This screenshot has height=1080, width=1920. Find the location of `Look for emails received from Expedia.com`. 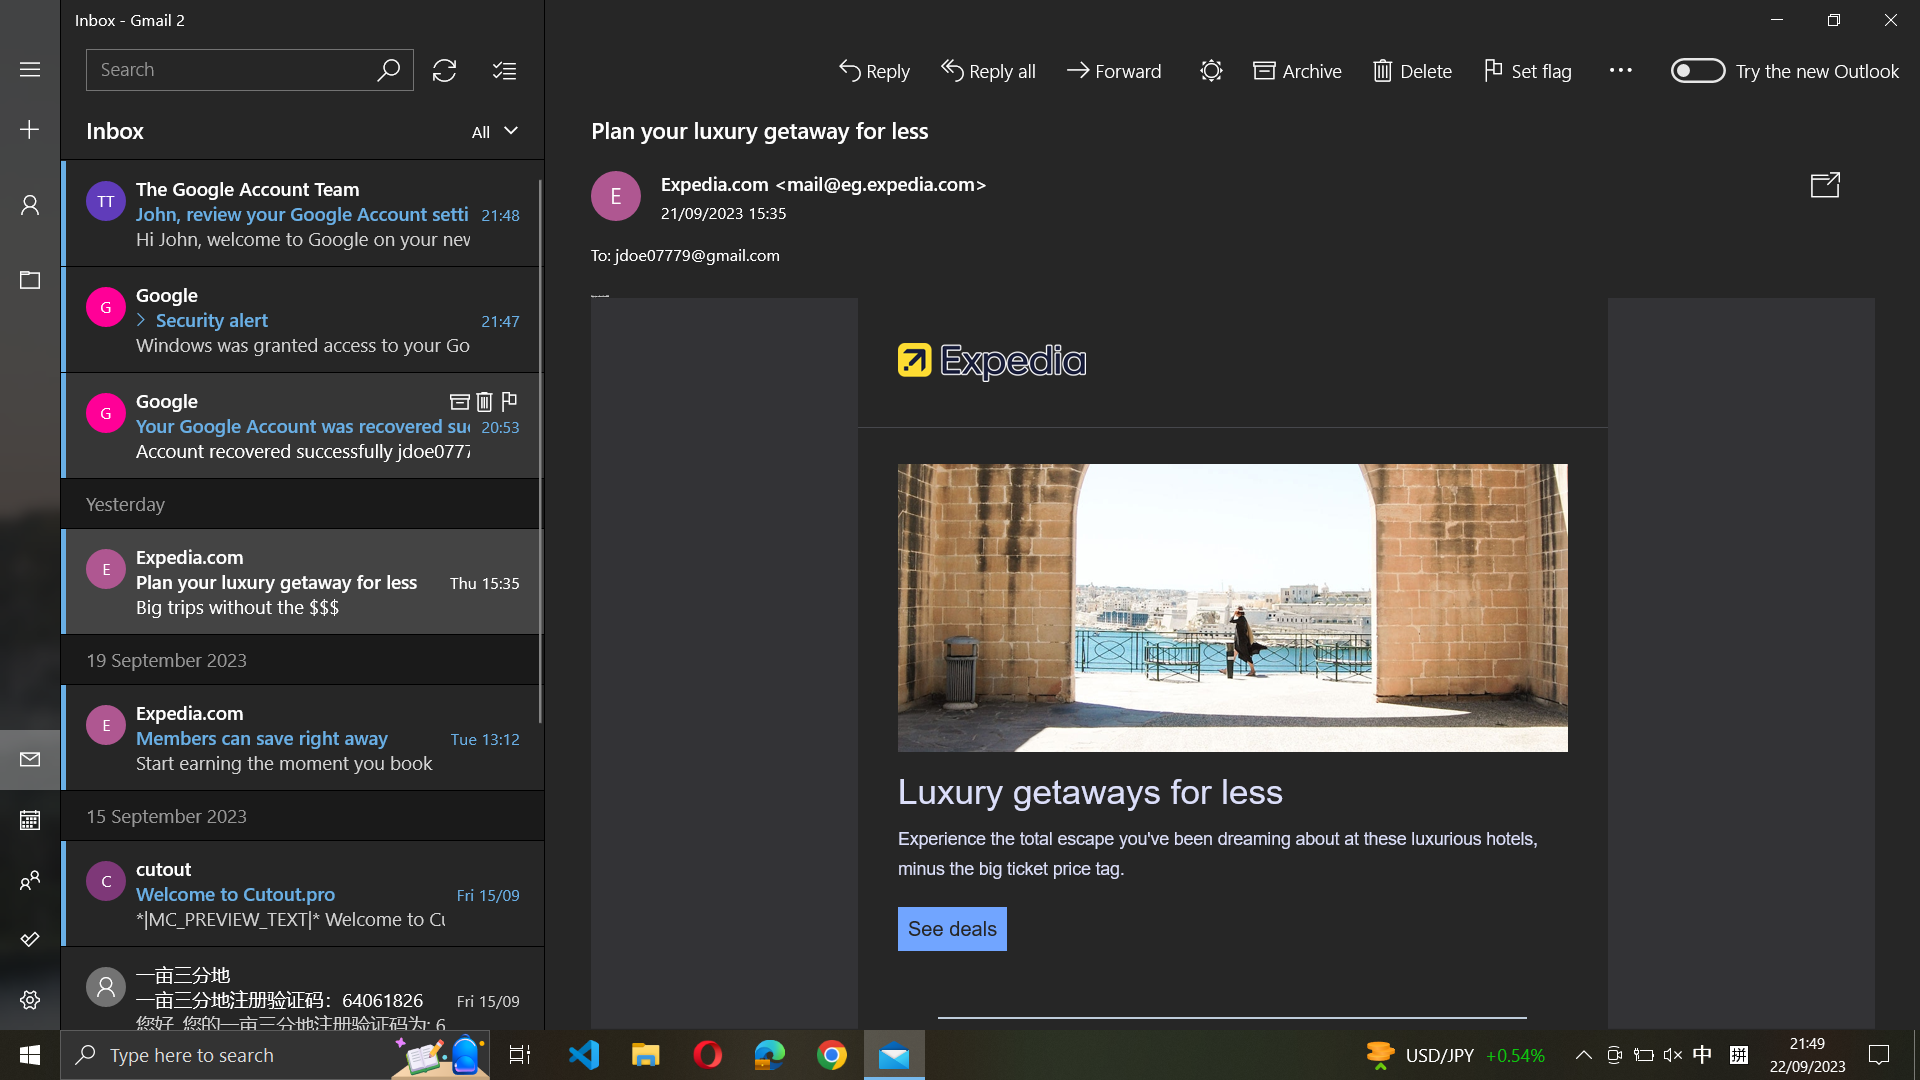

Look for emails received from Expedia.com is located at coordinates (248, 68).